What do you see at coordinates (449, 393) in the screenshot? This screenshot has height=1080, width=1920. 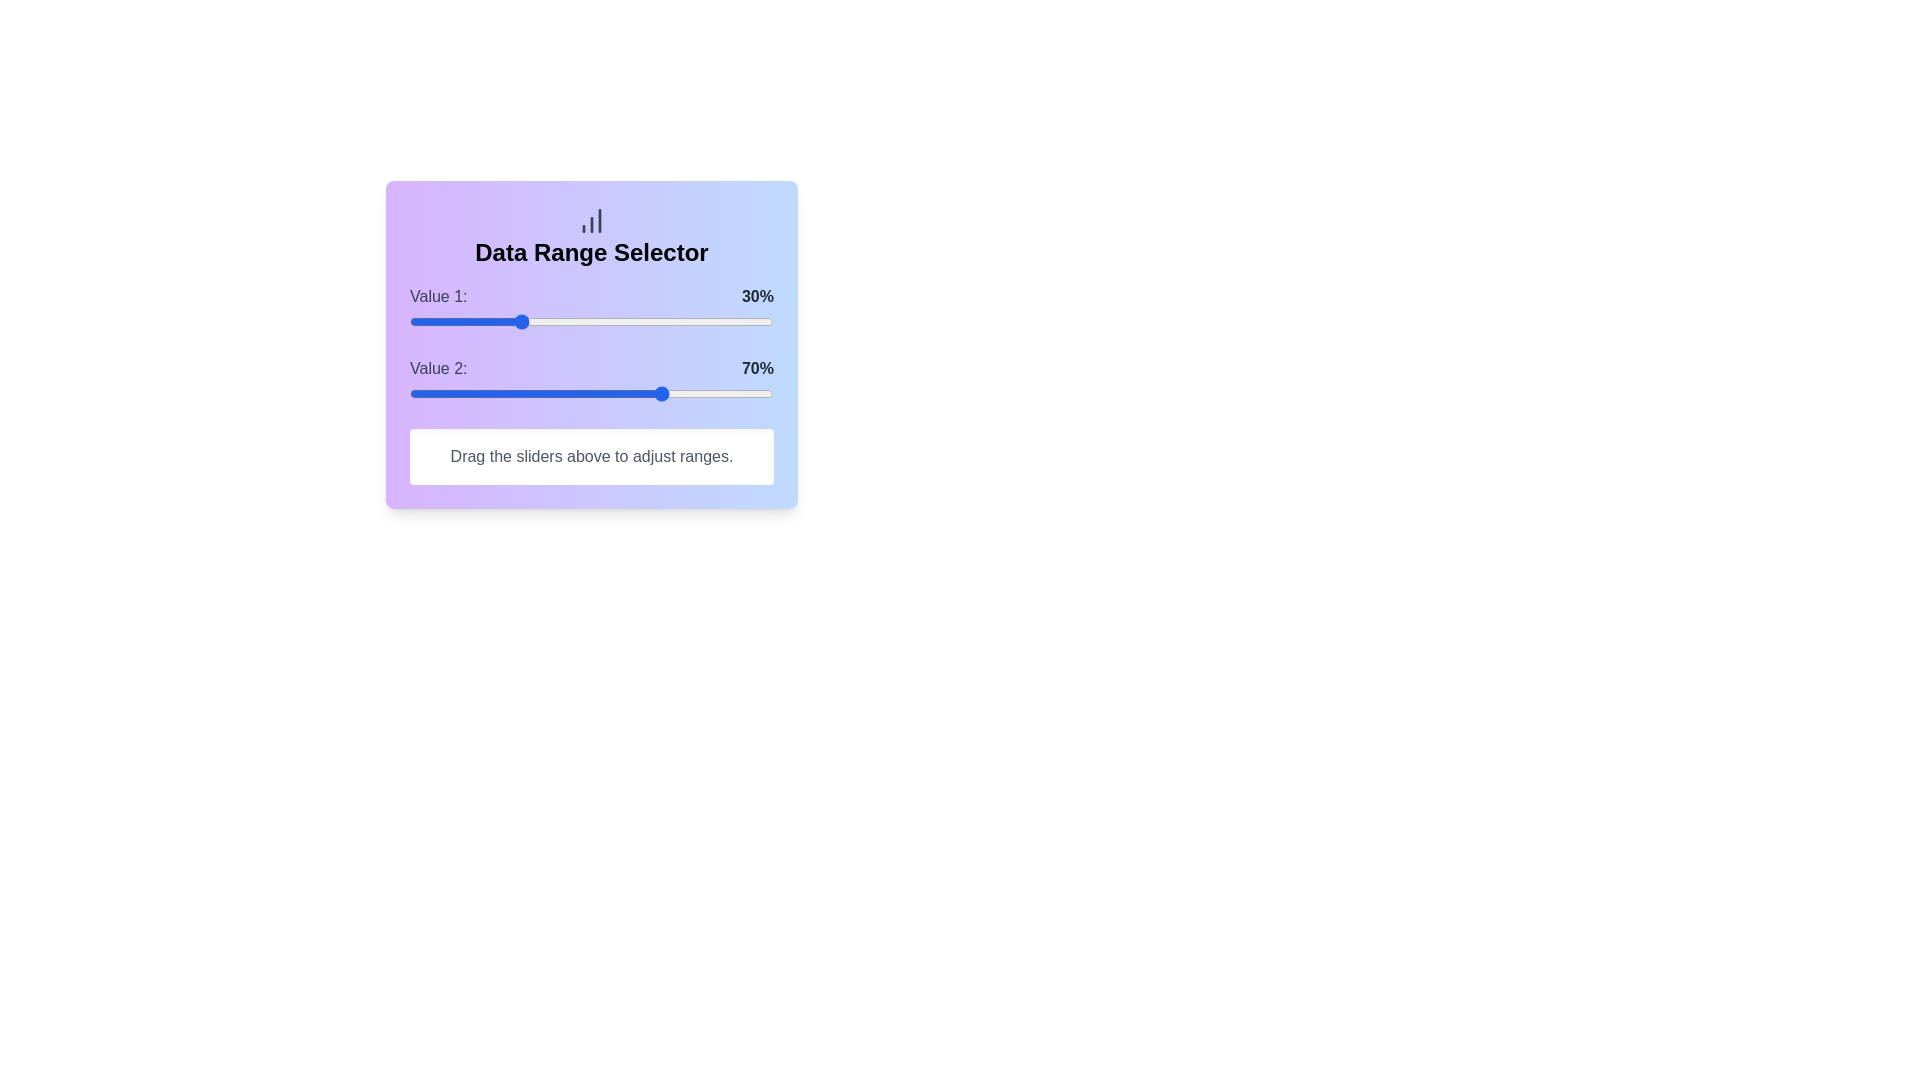 I see `the Value 2 slider to 11%` at bounding box center [449, 393].